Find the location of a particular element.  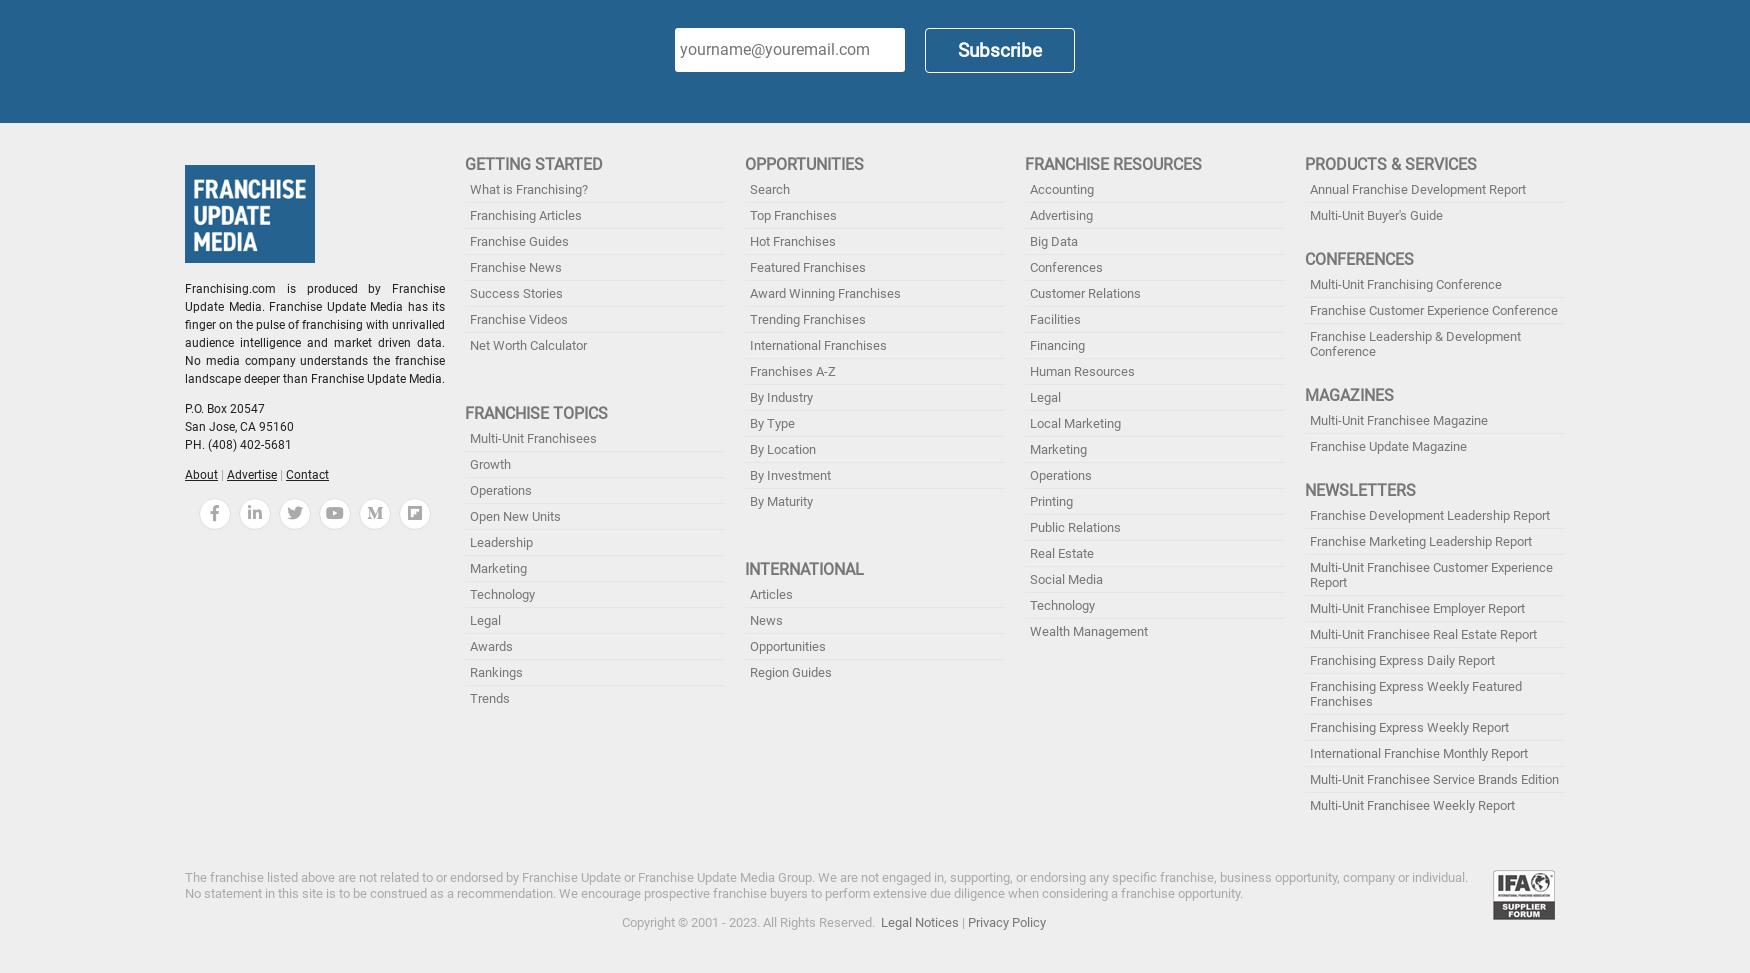

'Multi-Unit Franchisee Weekly Report' is located at coordinates (1309, 803).